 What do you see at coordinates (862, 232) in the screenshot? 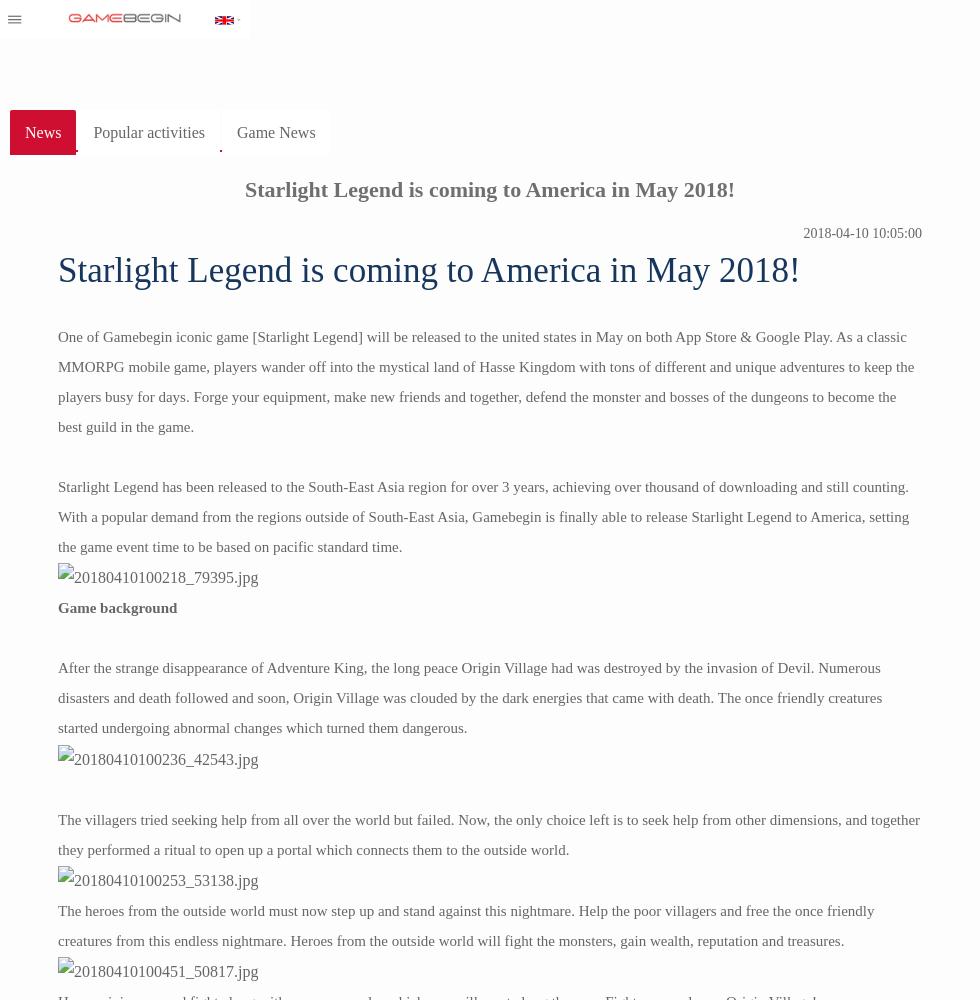
I see `'2018-04-10 10:05:00'` at bounding box center [862, 232].